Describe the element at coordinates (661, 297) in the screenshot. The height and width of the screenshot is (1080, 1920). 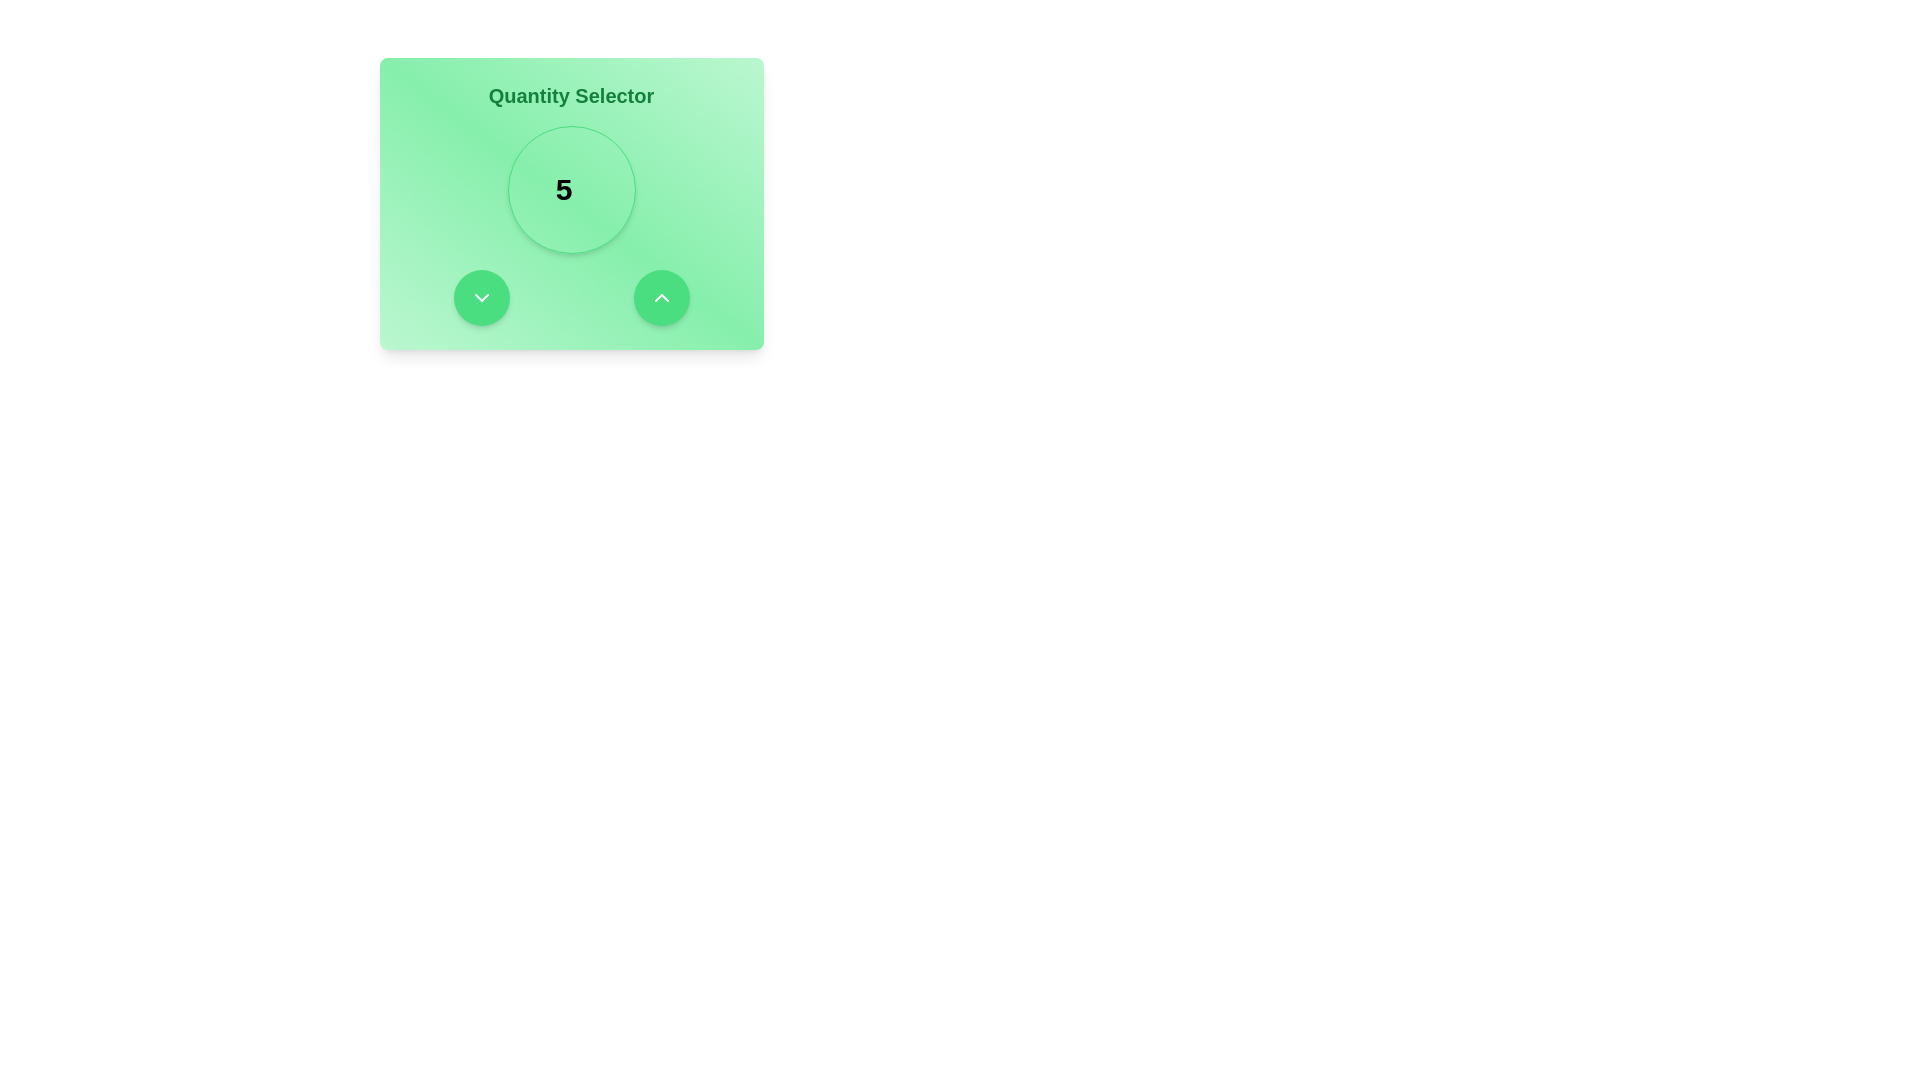
I see `the Chevron icon within the green circular increment button located at the bottom-right corner of the main card` at that location.